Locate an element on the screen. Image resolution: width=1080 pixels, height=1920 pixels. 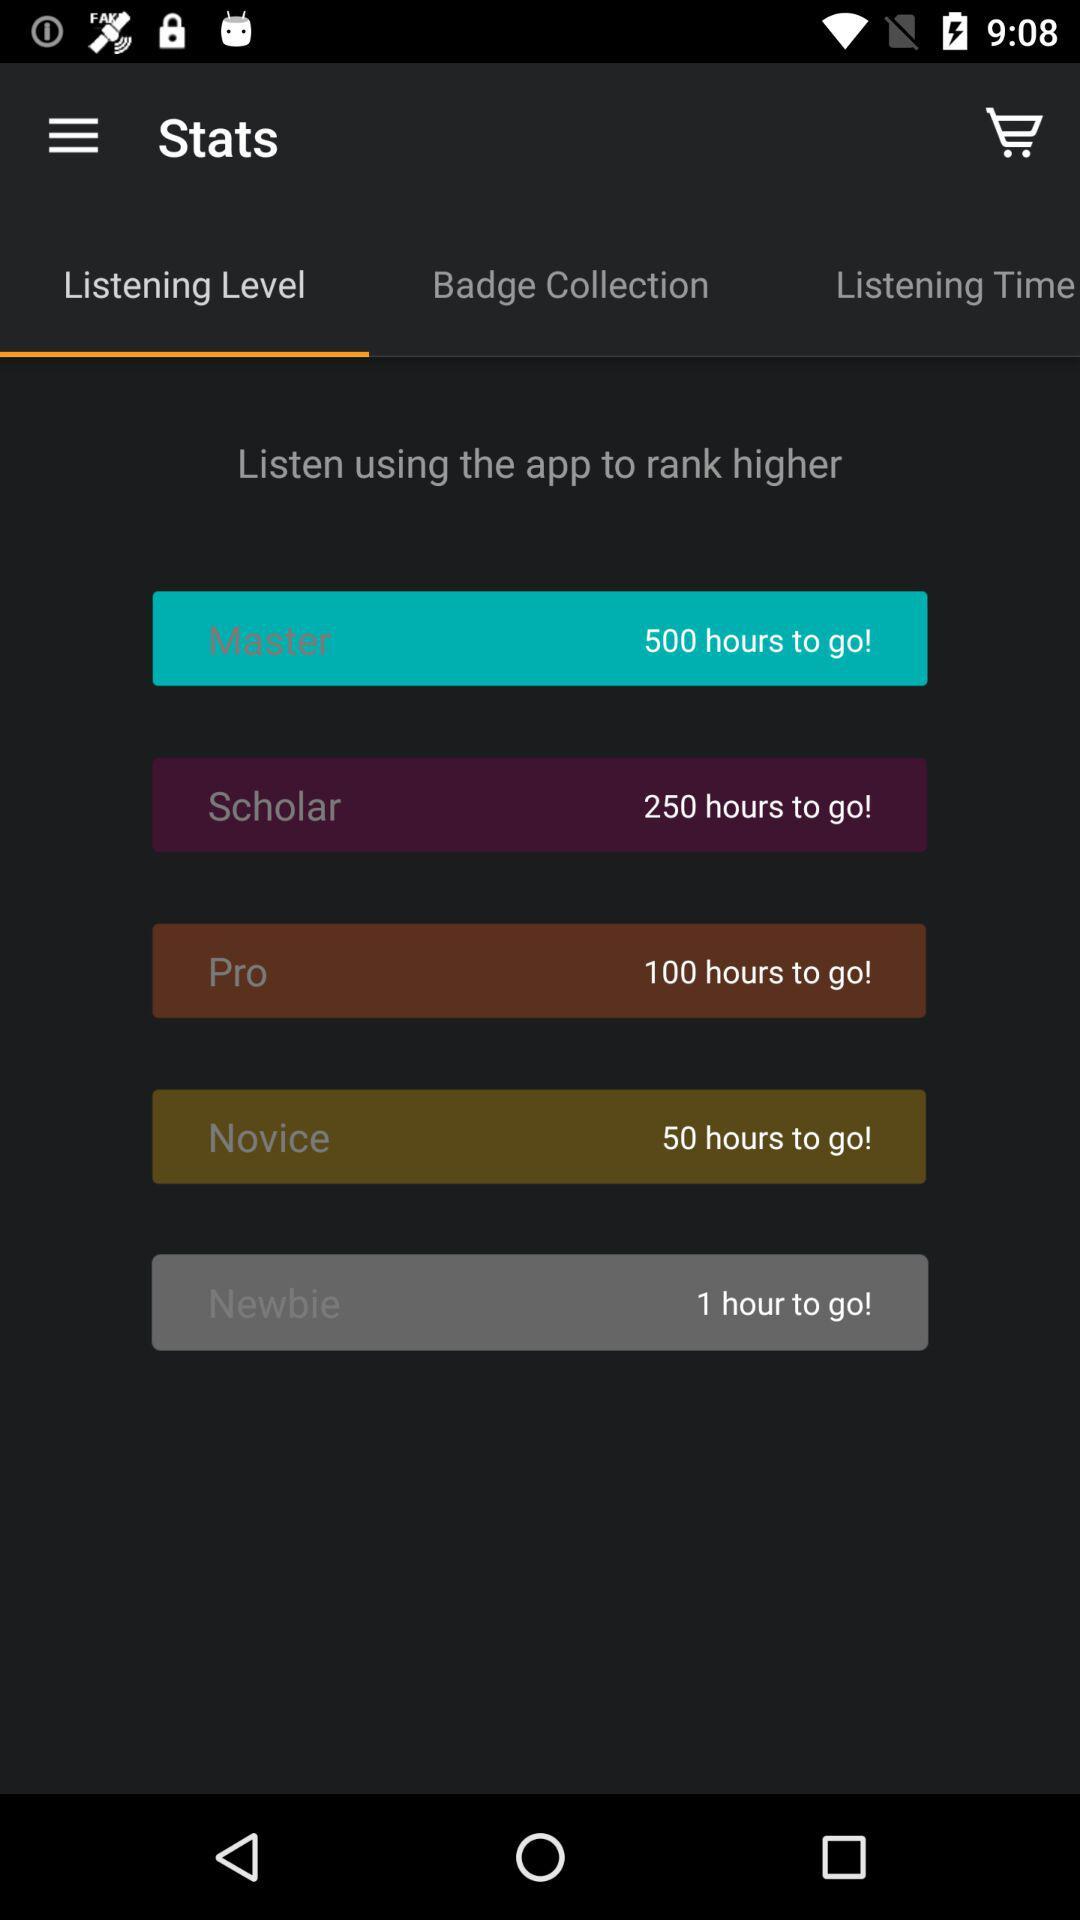
item above listen using the is located at coordinates (570, 282).